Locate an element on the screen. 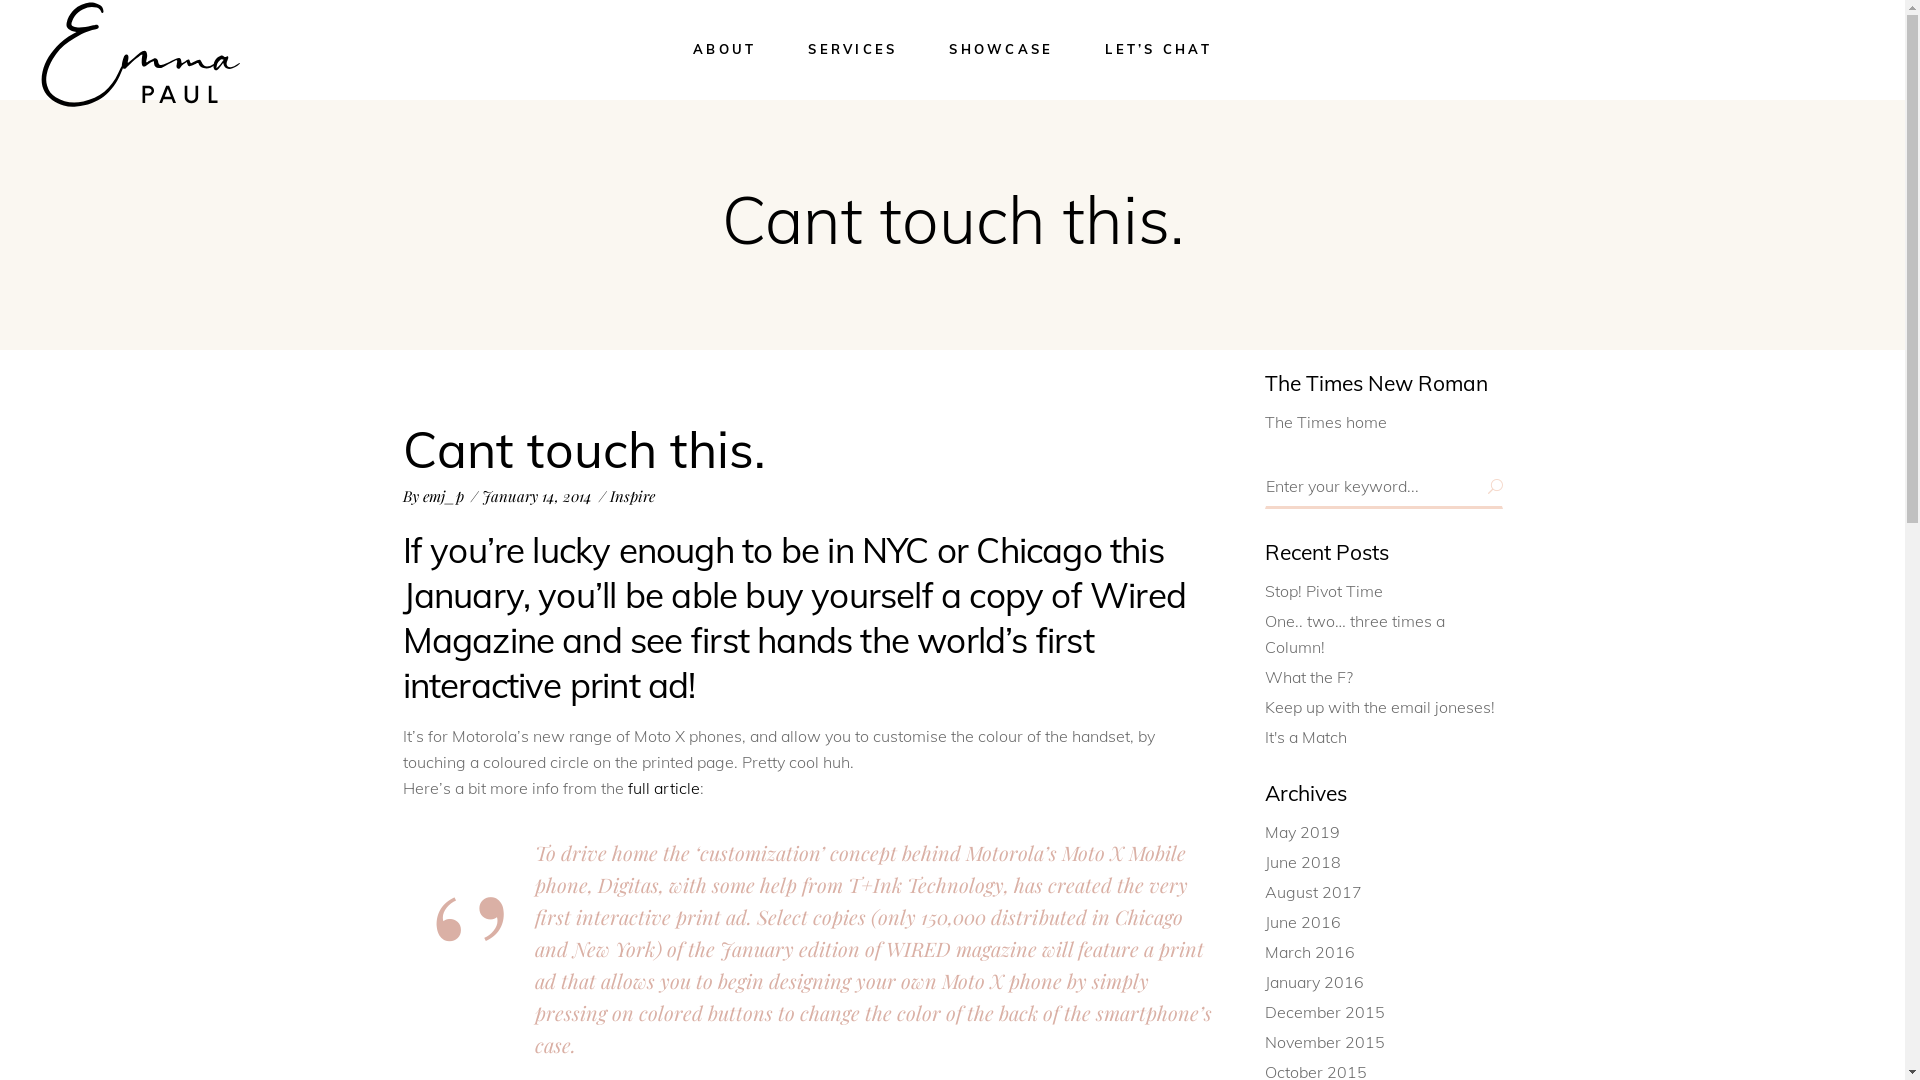 This screenshot has width=1920, height=1080. 'Stop! Pivot Time' is located at coordinates (1324, 589).